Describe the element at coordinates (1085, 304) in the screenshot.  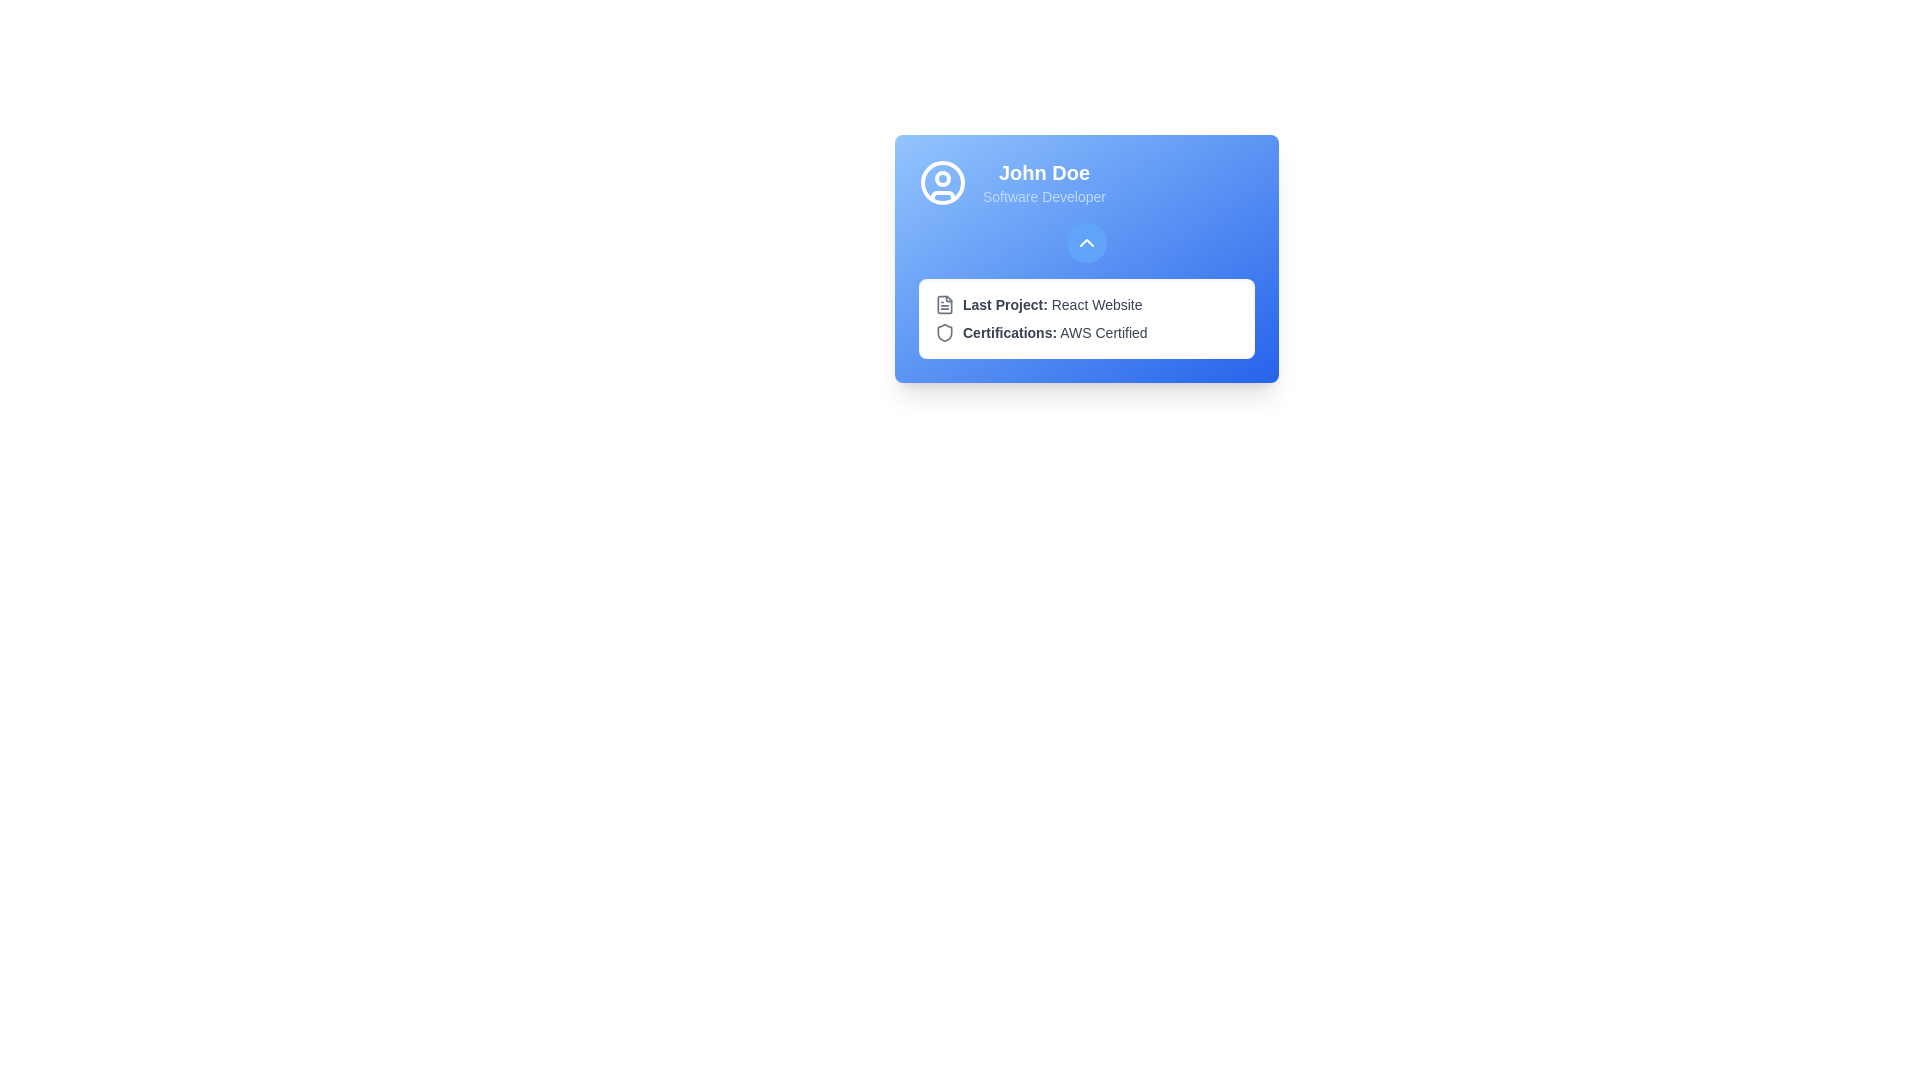
I see `the document icon next to the text 'Last Project: React Website' for details` at that location.